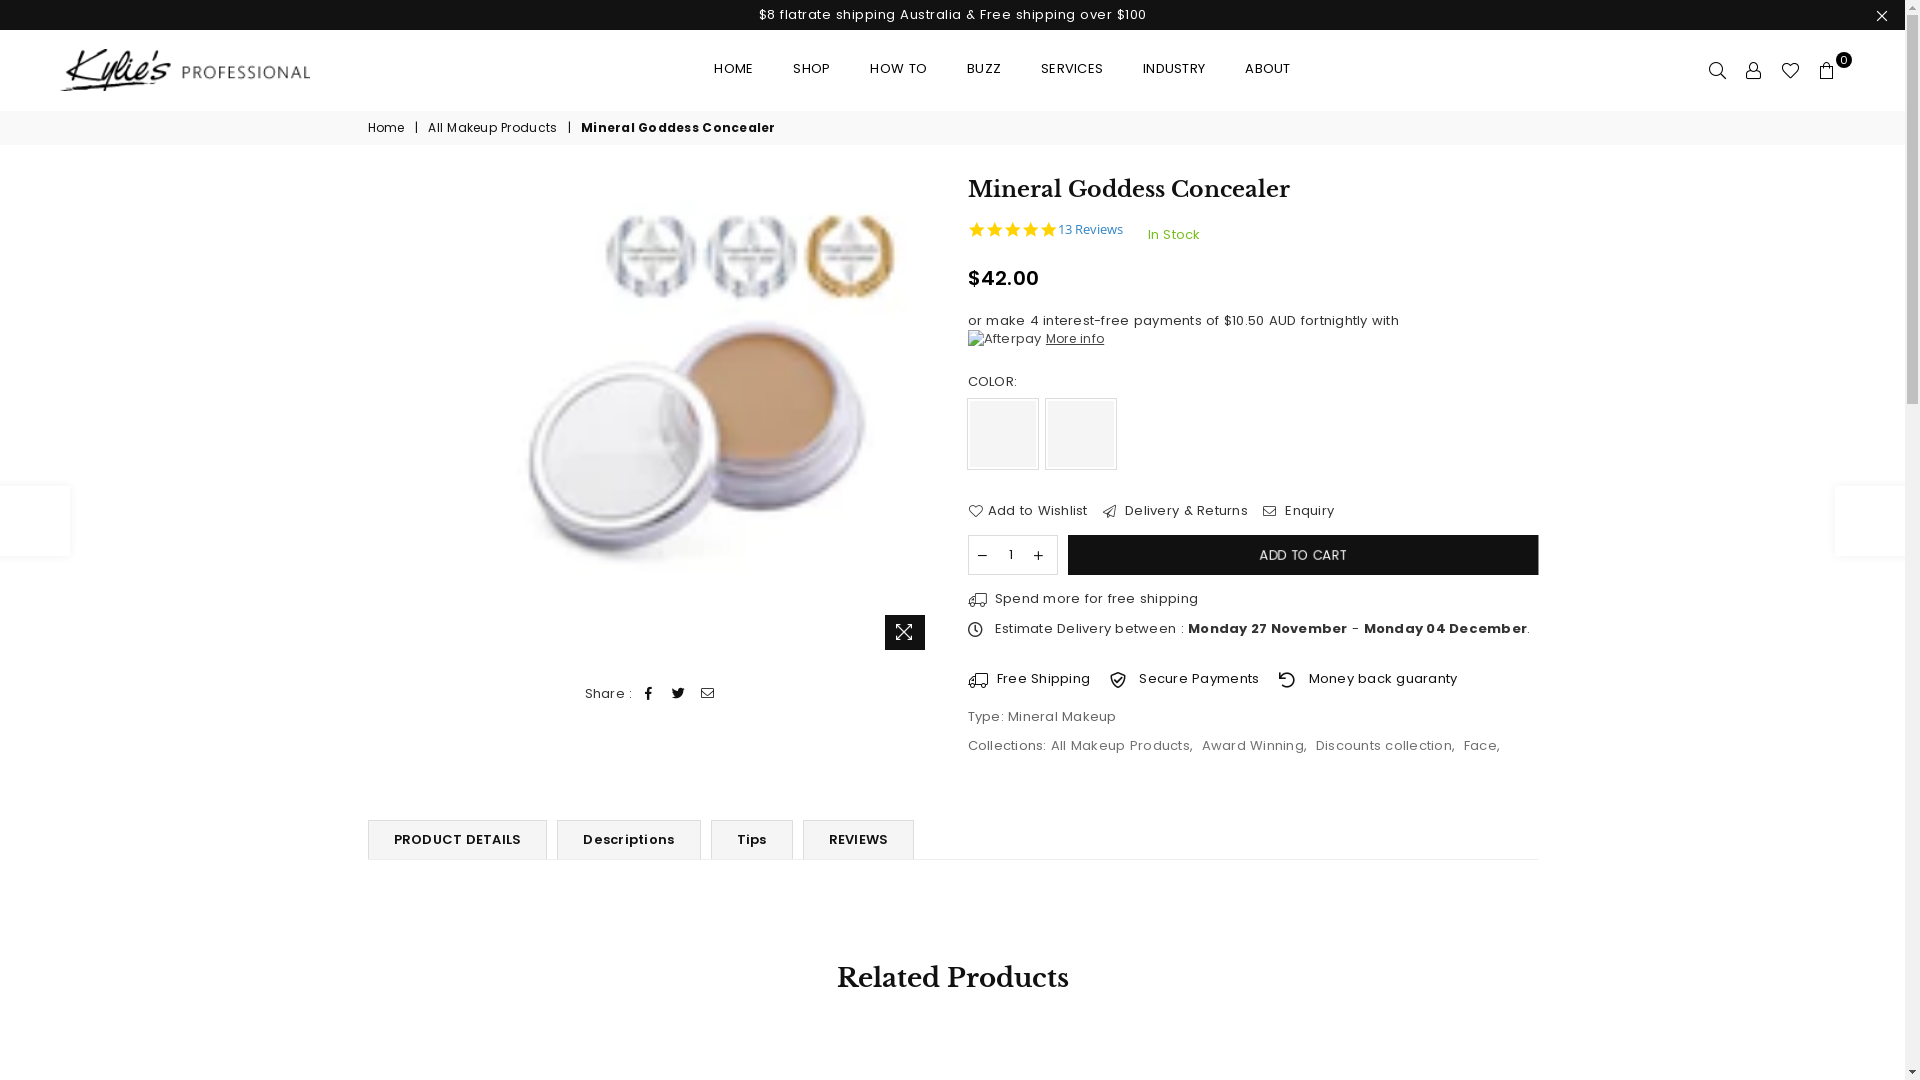 Image resolution: width=1920 pixels, height=1080 pixels. Describe the element at coordinates (426, 128) in the screenshot. I see `'All Makeup Products'` at that location.